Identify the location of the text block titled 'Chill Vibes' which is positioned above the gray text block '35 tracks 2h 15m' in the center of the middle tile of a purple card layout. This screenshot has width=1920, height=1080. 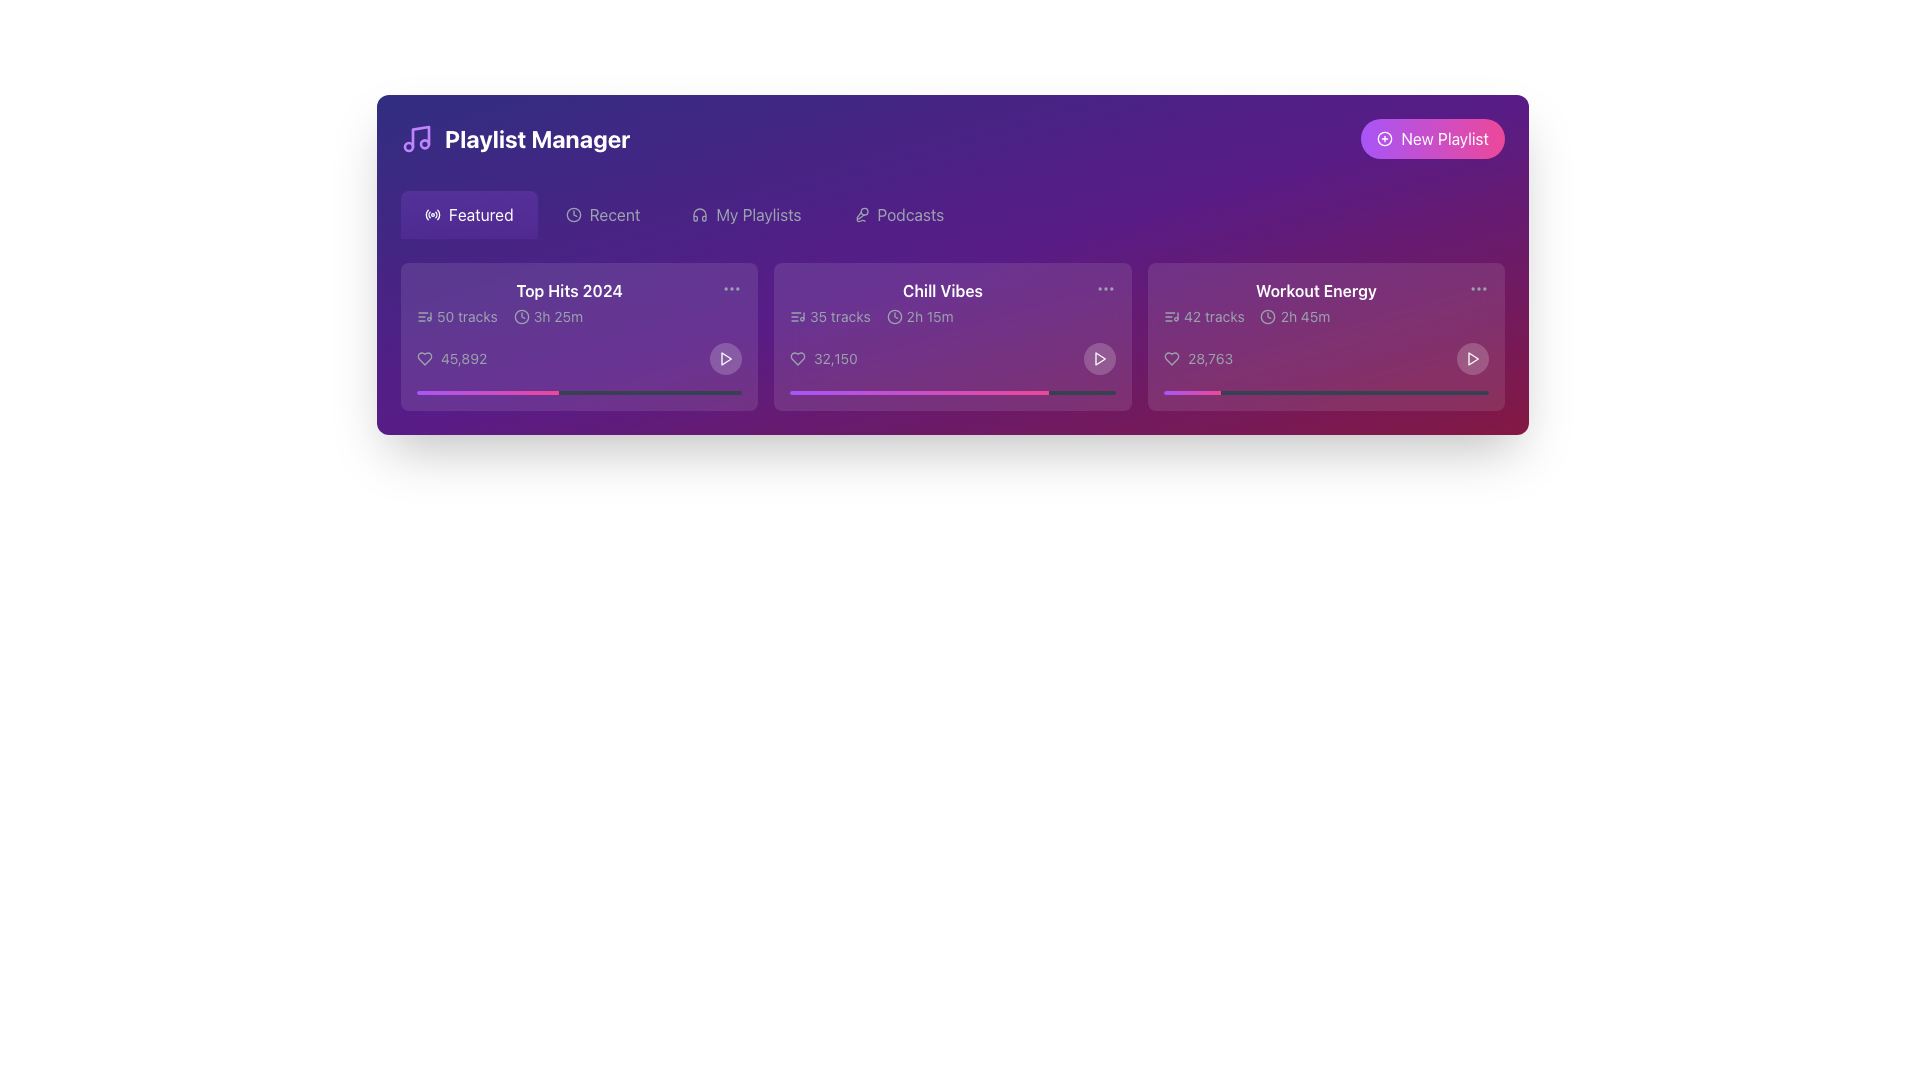
(941, 303).